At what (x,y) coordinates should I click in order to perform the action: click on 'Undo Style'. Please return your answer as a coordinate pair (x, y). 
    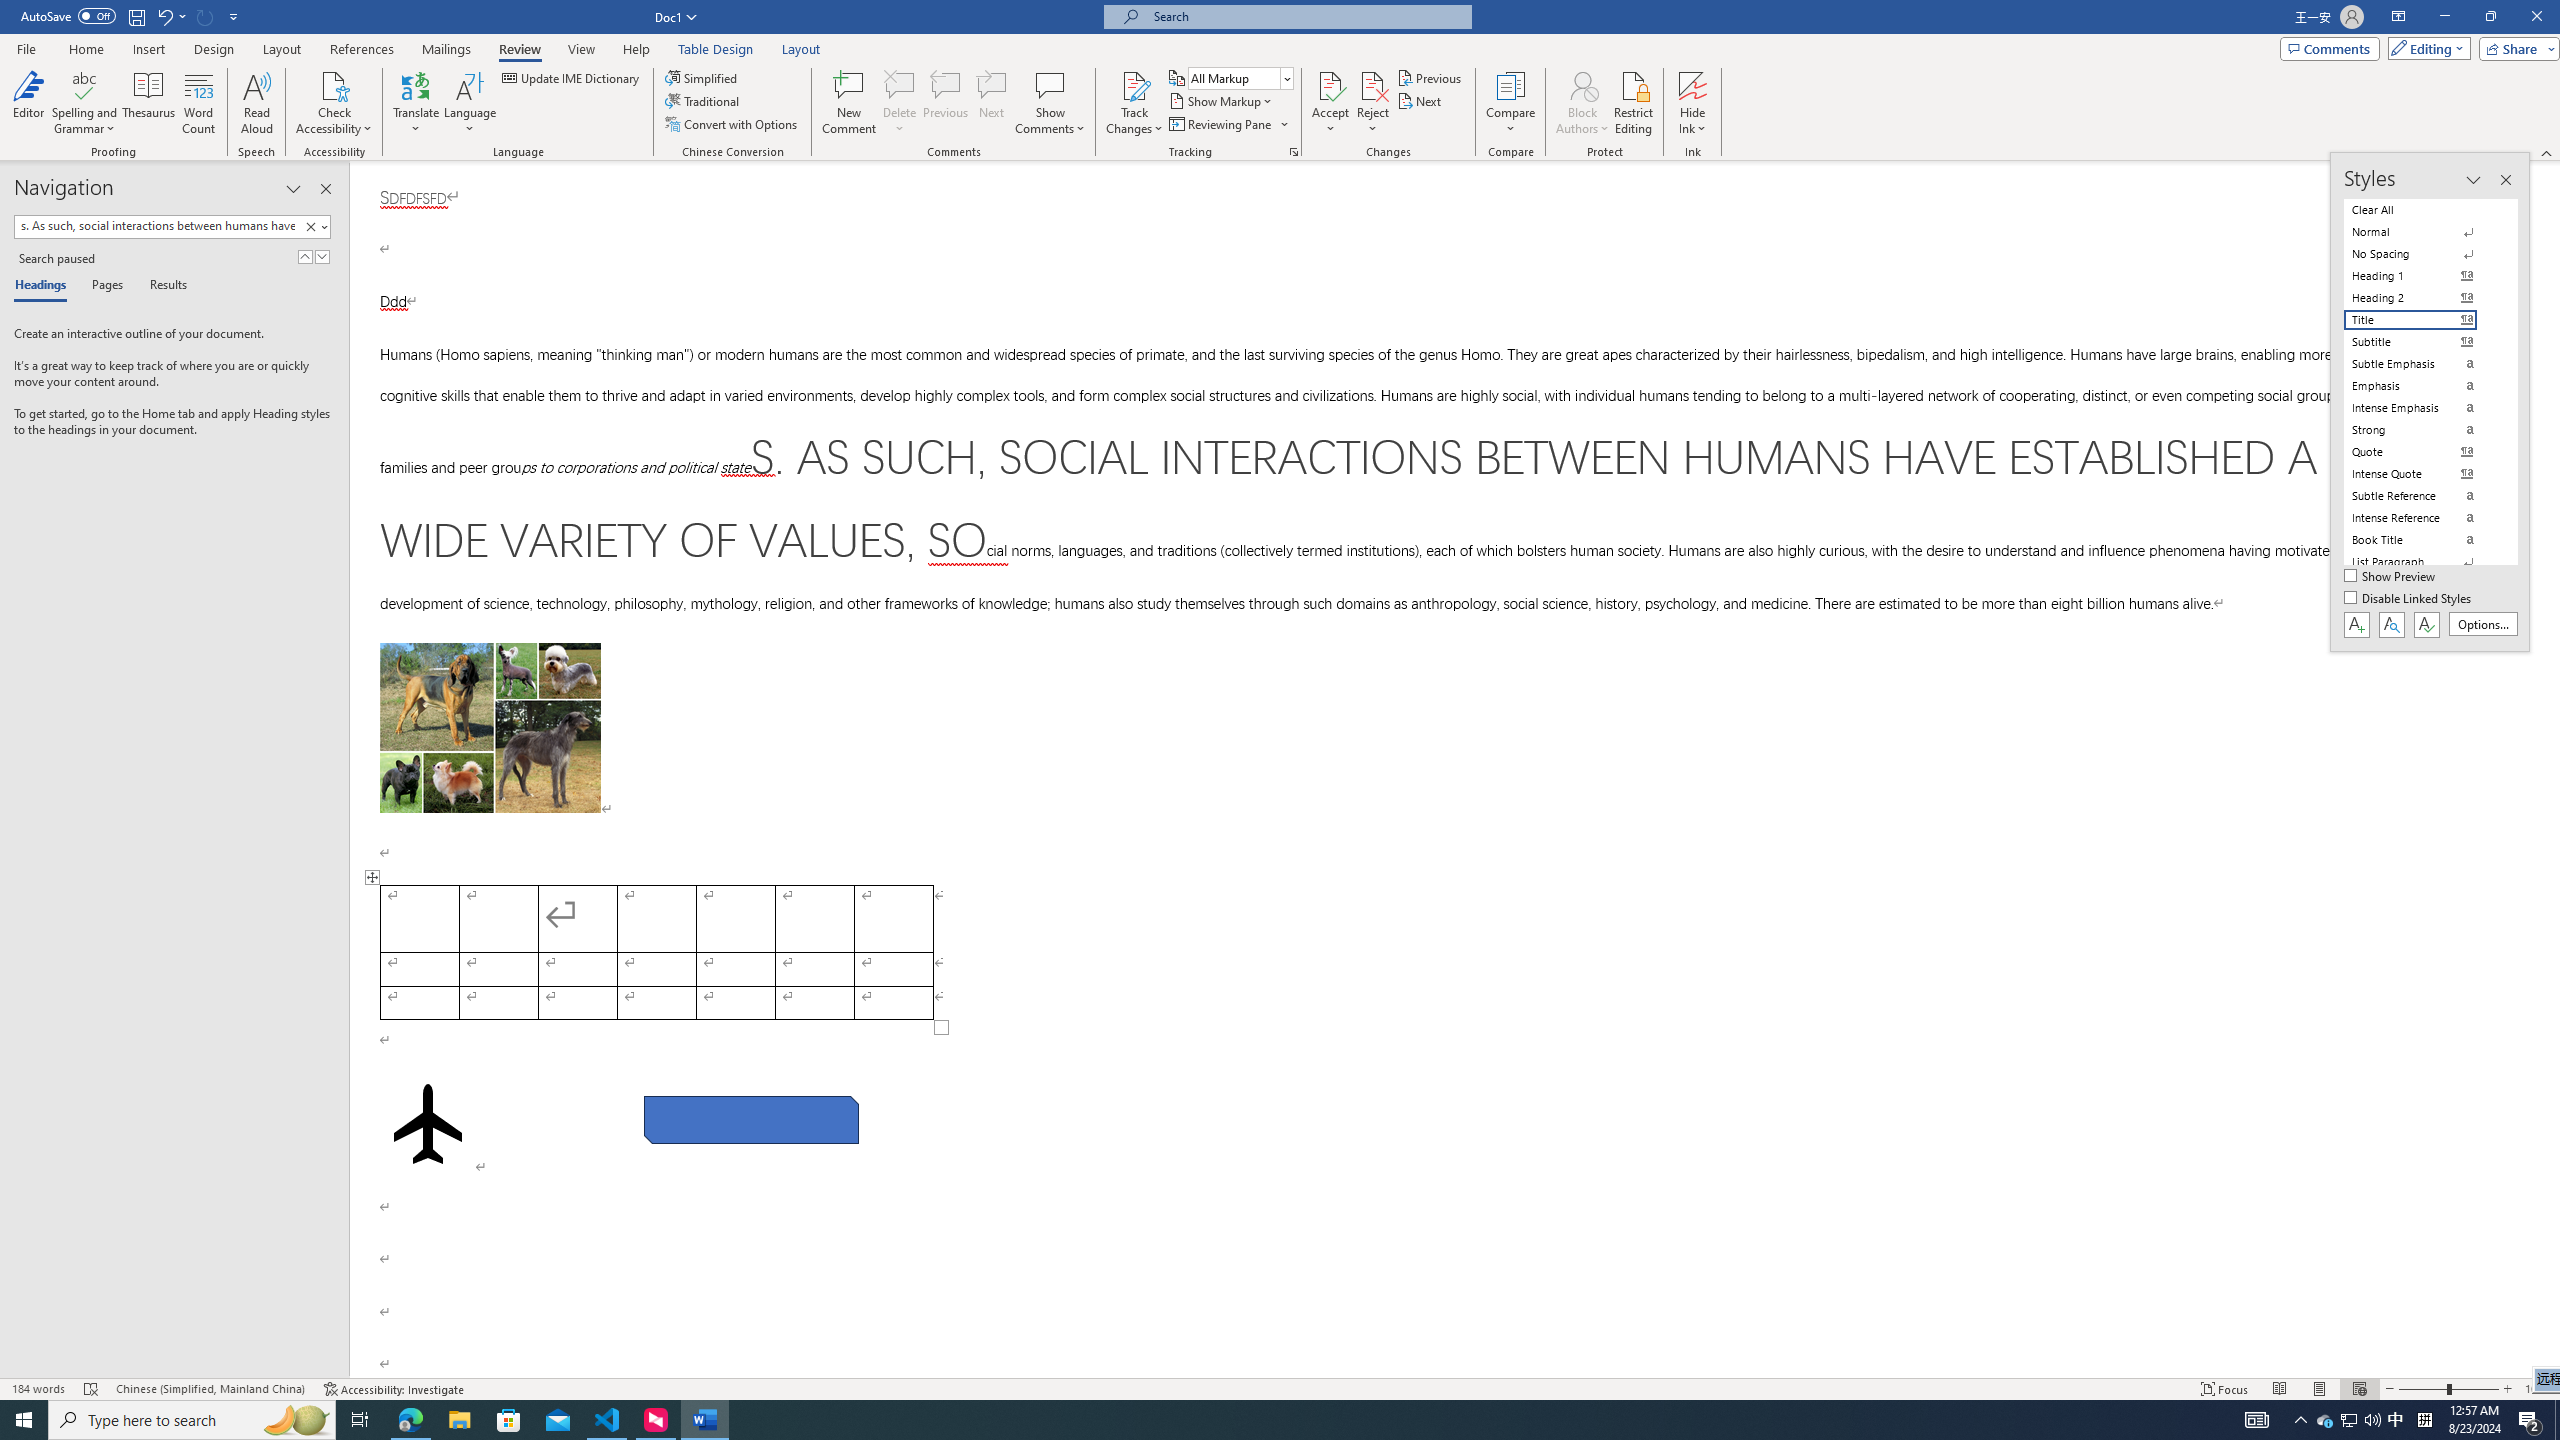
    Looking at the image, I should click on (170, 15).